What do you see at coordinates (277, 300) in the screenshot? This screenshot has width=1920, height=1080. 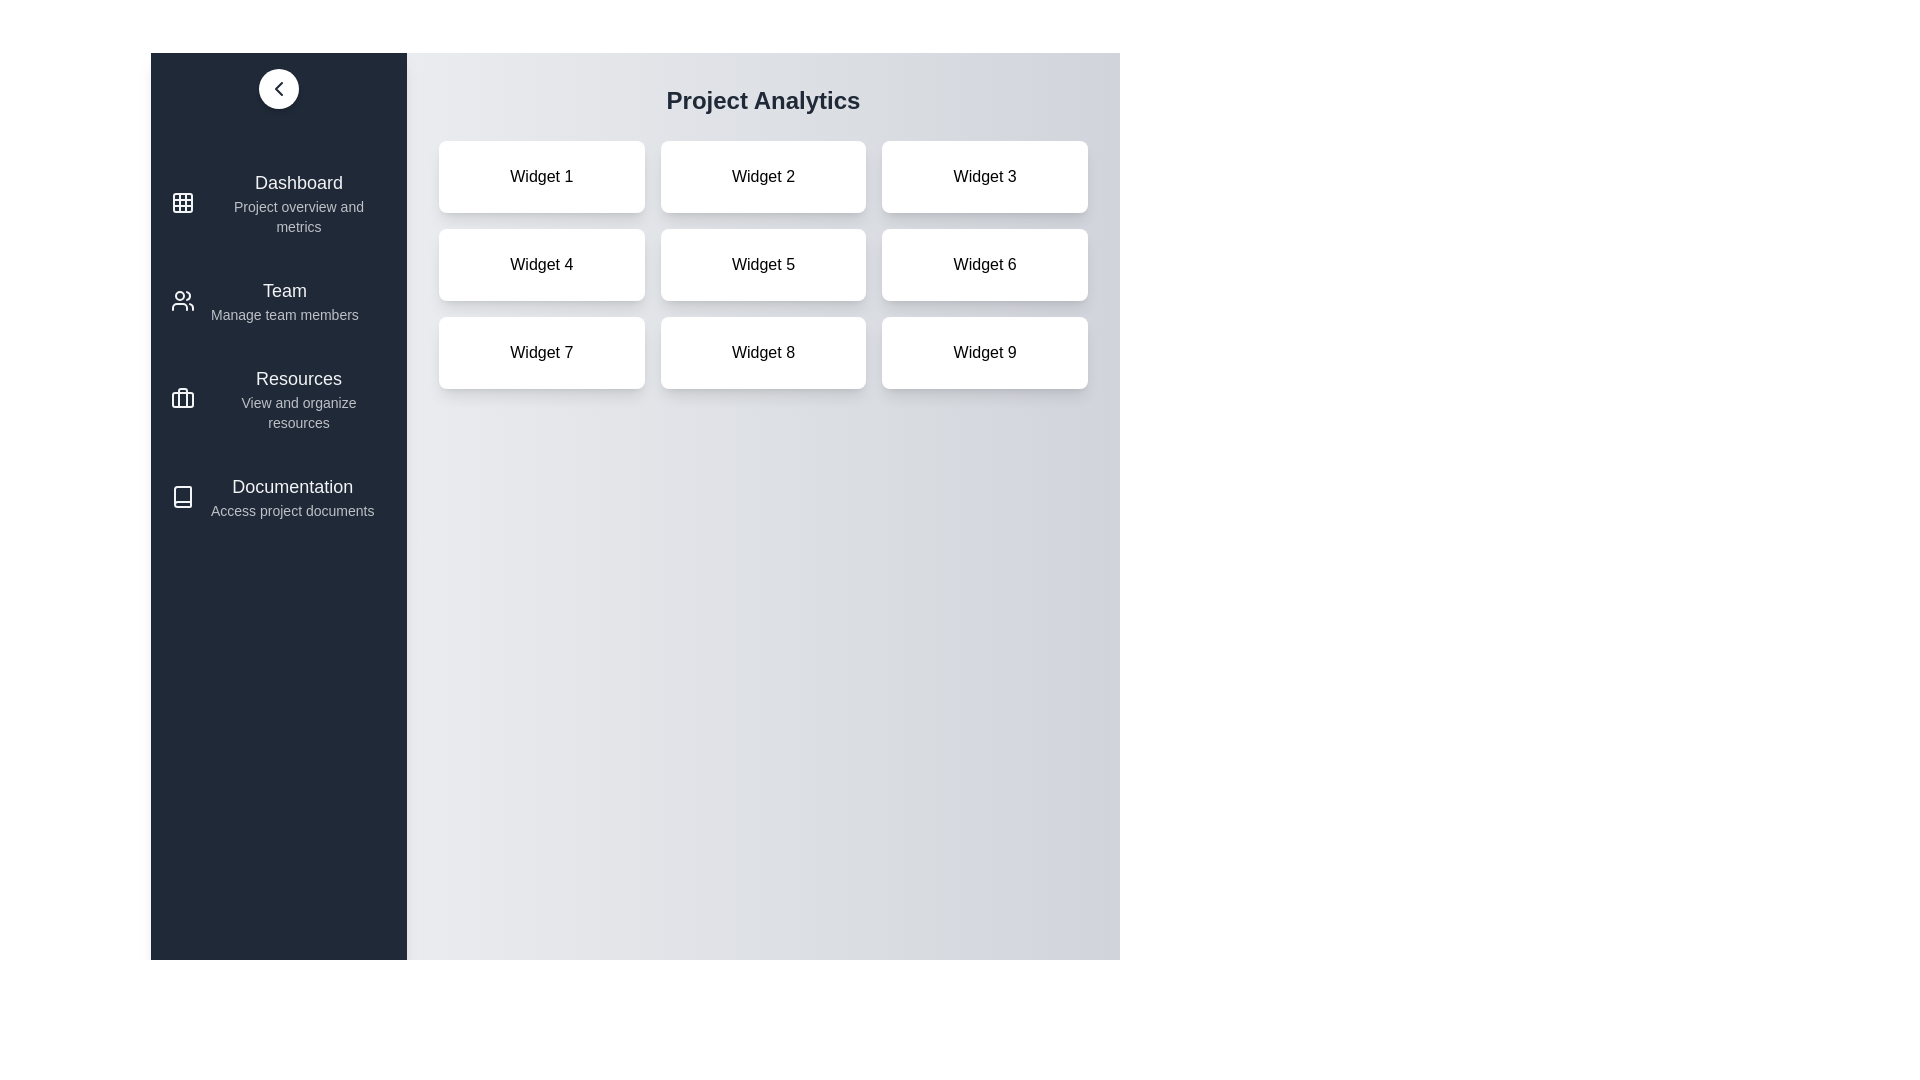 I see `the menu item Team from the sidebar` at bounding box center [277, 300].